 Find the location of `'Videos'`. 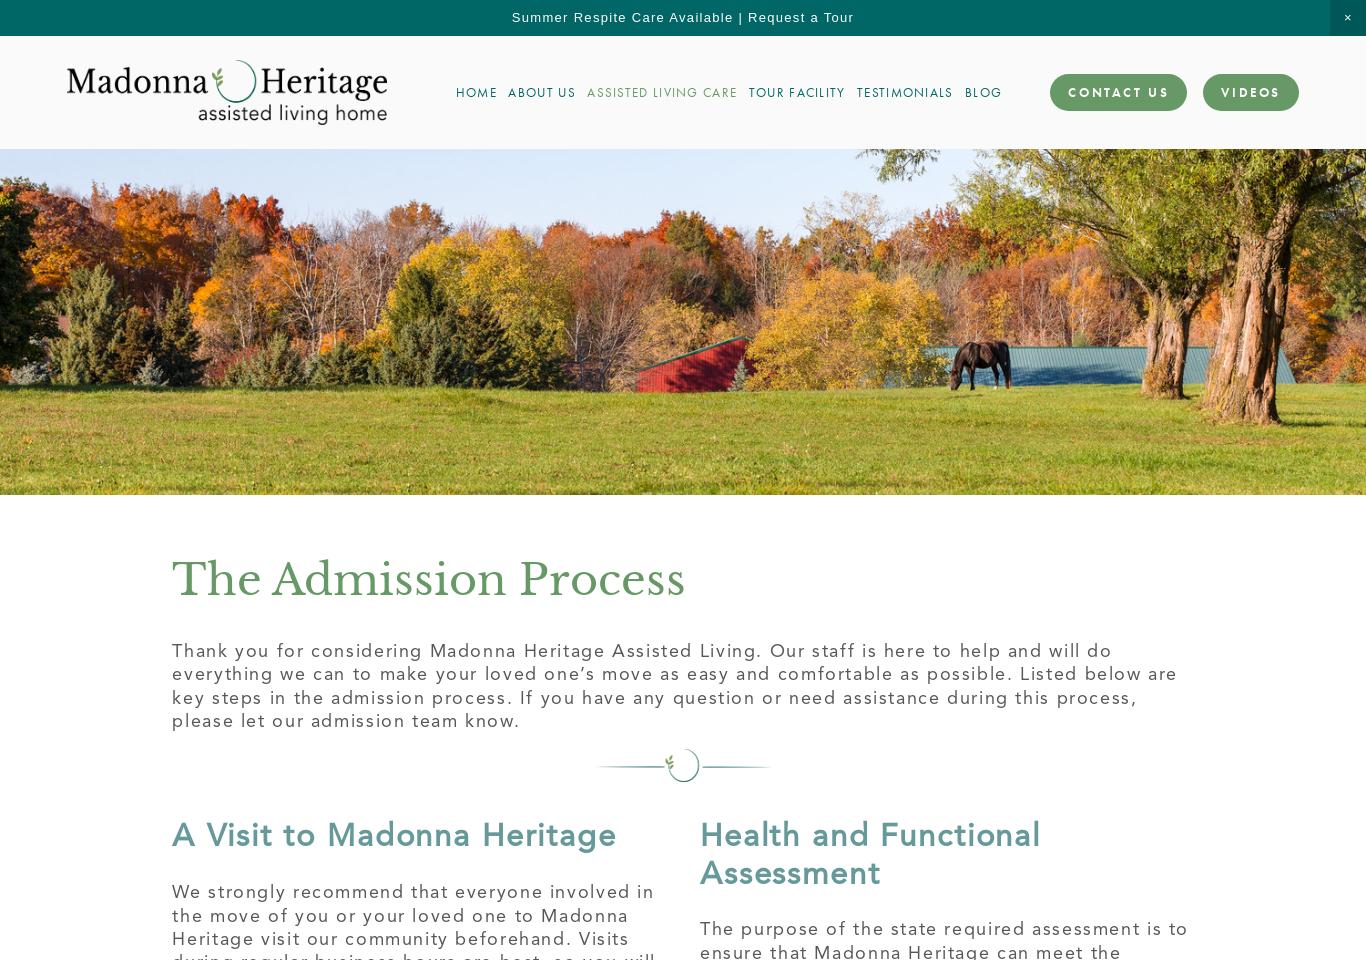

'Videos' is located at coordinates (1221, 92).